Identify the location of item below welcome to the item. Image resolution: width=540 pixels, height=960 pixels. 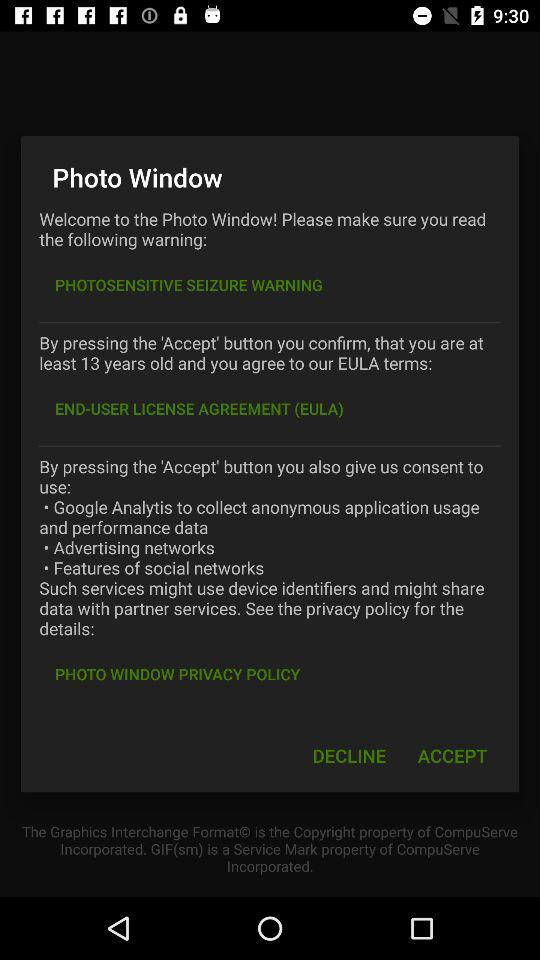
(189, 284).